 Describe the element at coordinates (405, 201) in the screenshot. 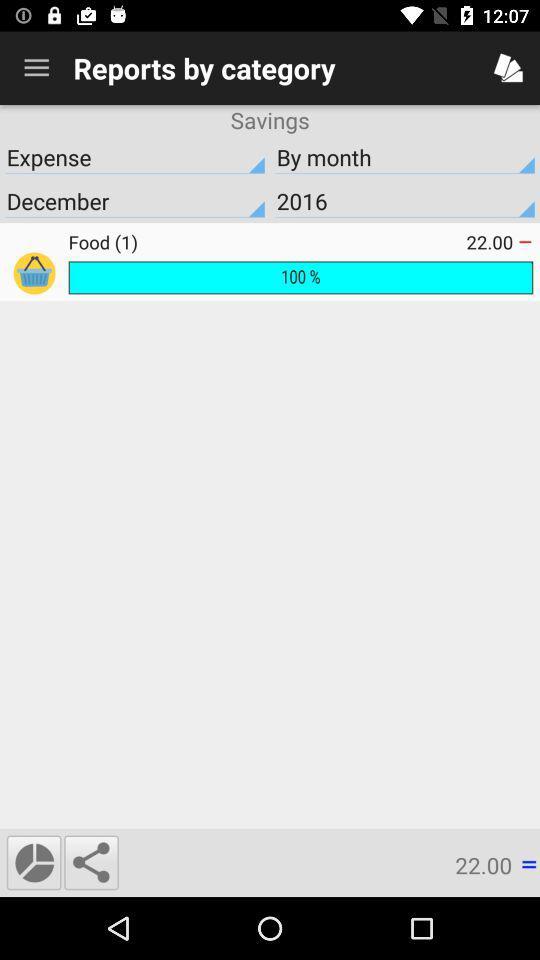

I see `the icon next to the expense icon` at that location.